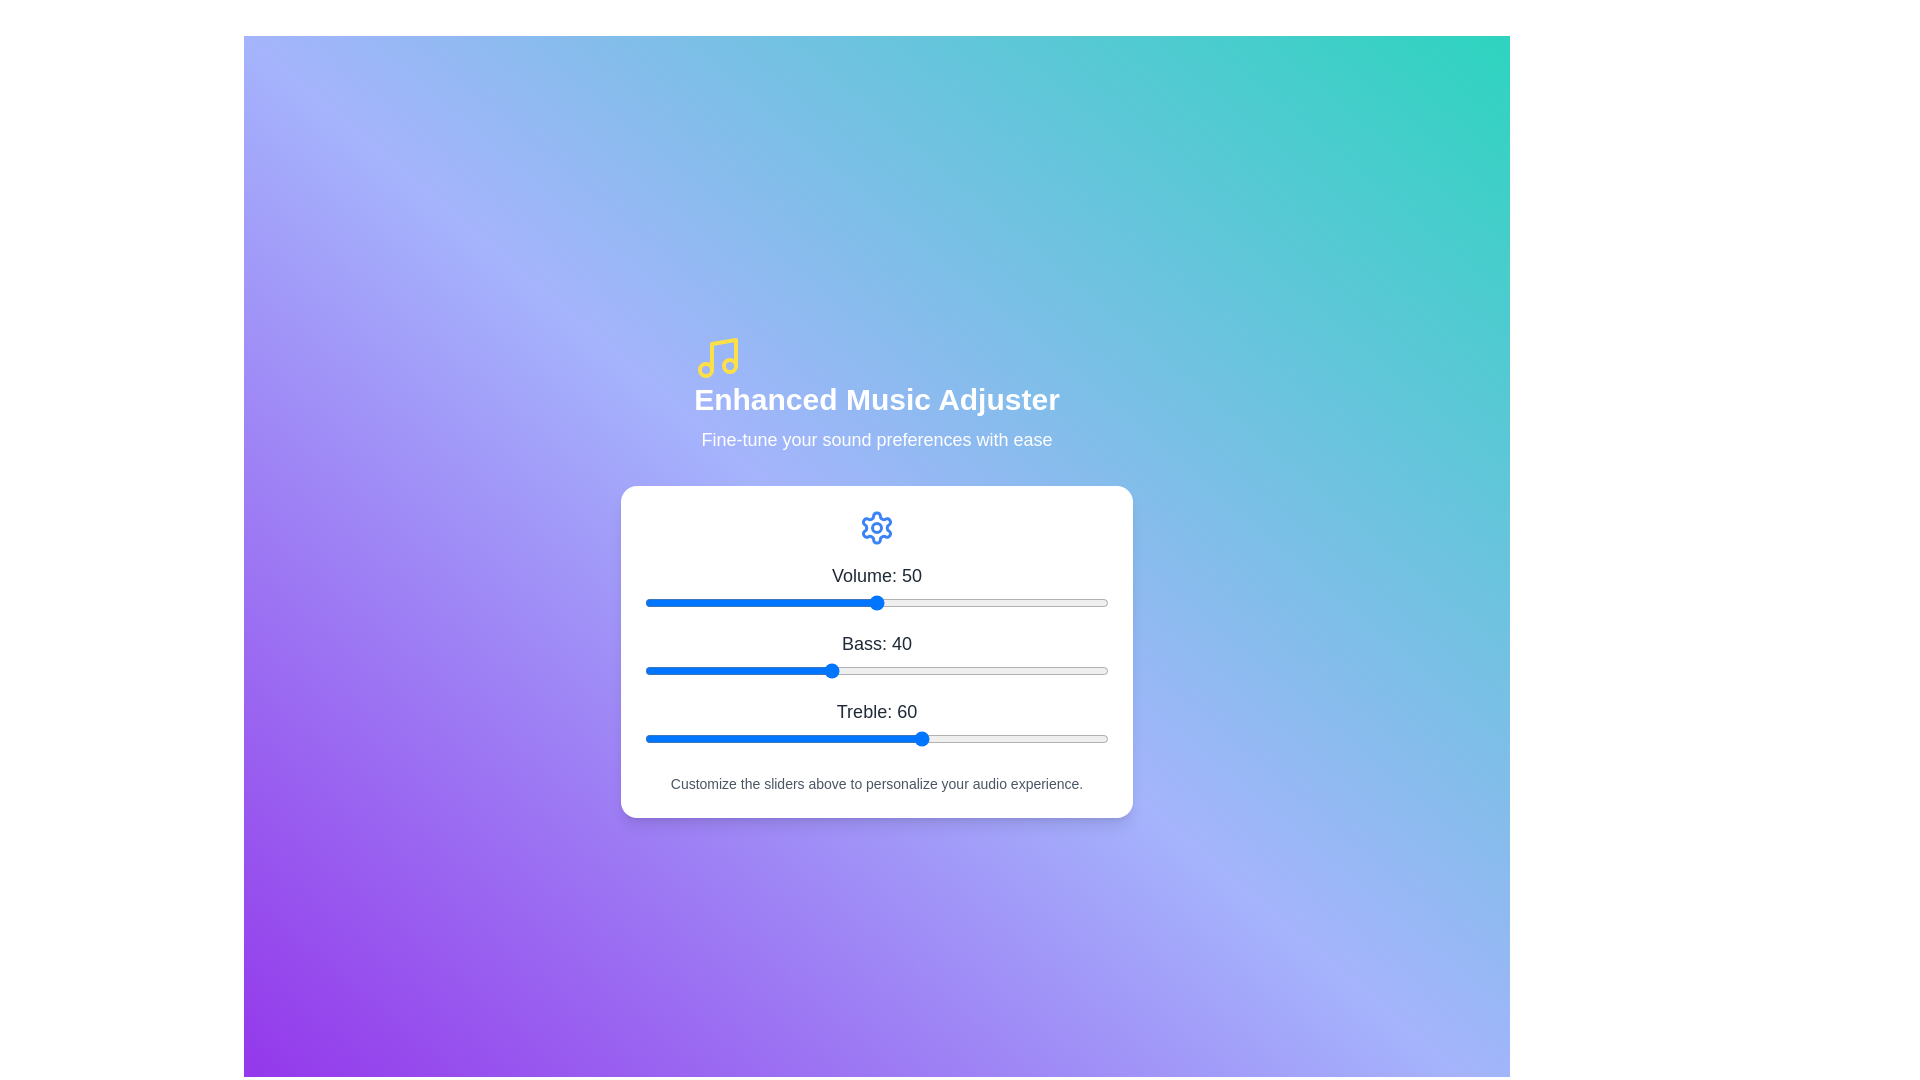 Image resolution: width=1920 pixels, height=1080 pixels. What do you see at coordinates (1066, 739) in the screenshot?
I see `the treble slider to 91` at bounding box center [1066, 739].